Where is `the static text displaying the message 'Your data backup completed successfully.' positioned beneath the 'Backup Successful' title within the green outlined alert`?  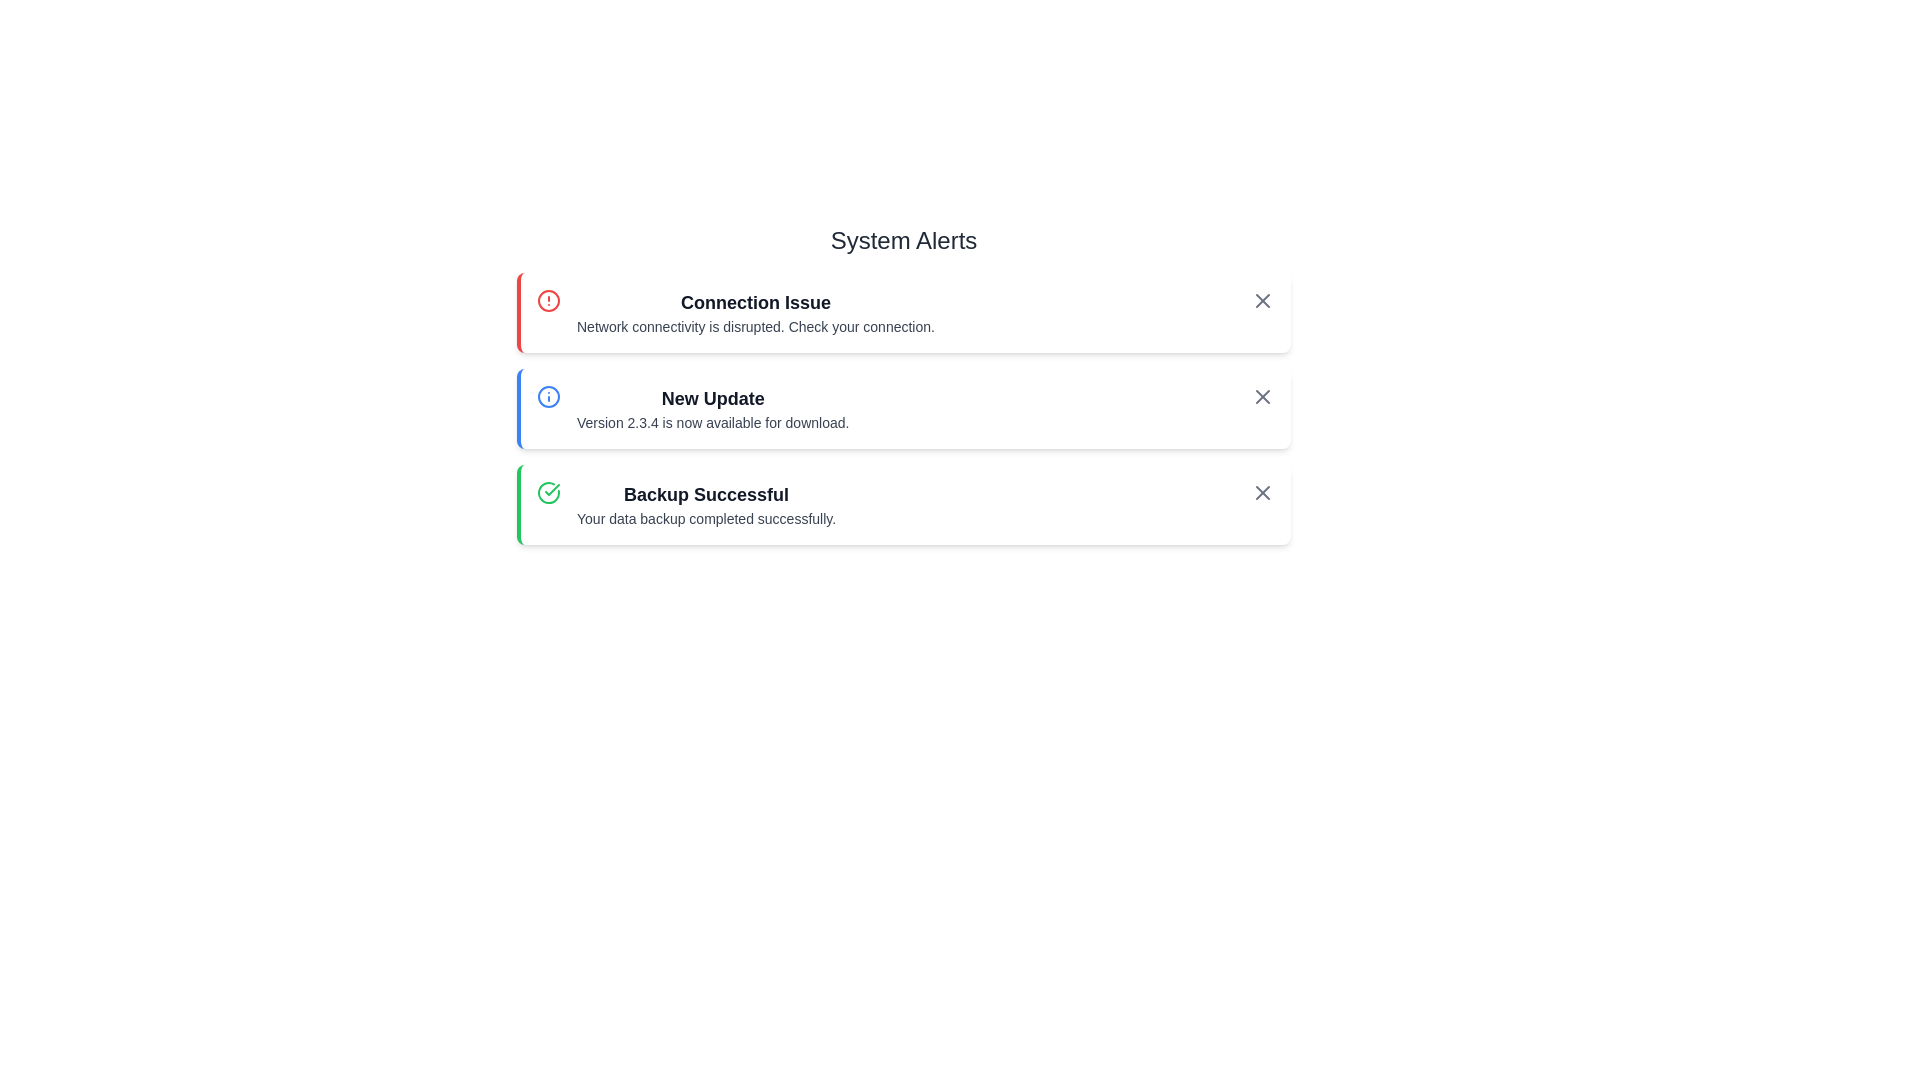 the static text displaying the message 'Your data backup completed successfully.' positioned beneath the 'Backup Successful' title within the green outlined alert is located at coordinates (706, 518).